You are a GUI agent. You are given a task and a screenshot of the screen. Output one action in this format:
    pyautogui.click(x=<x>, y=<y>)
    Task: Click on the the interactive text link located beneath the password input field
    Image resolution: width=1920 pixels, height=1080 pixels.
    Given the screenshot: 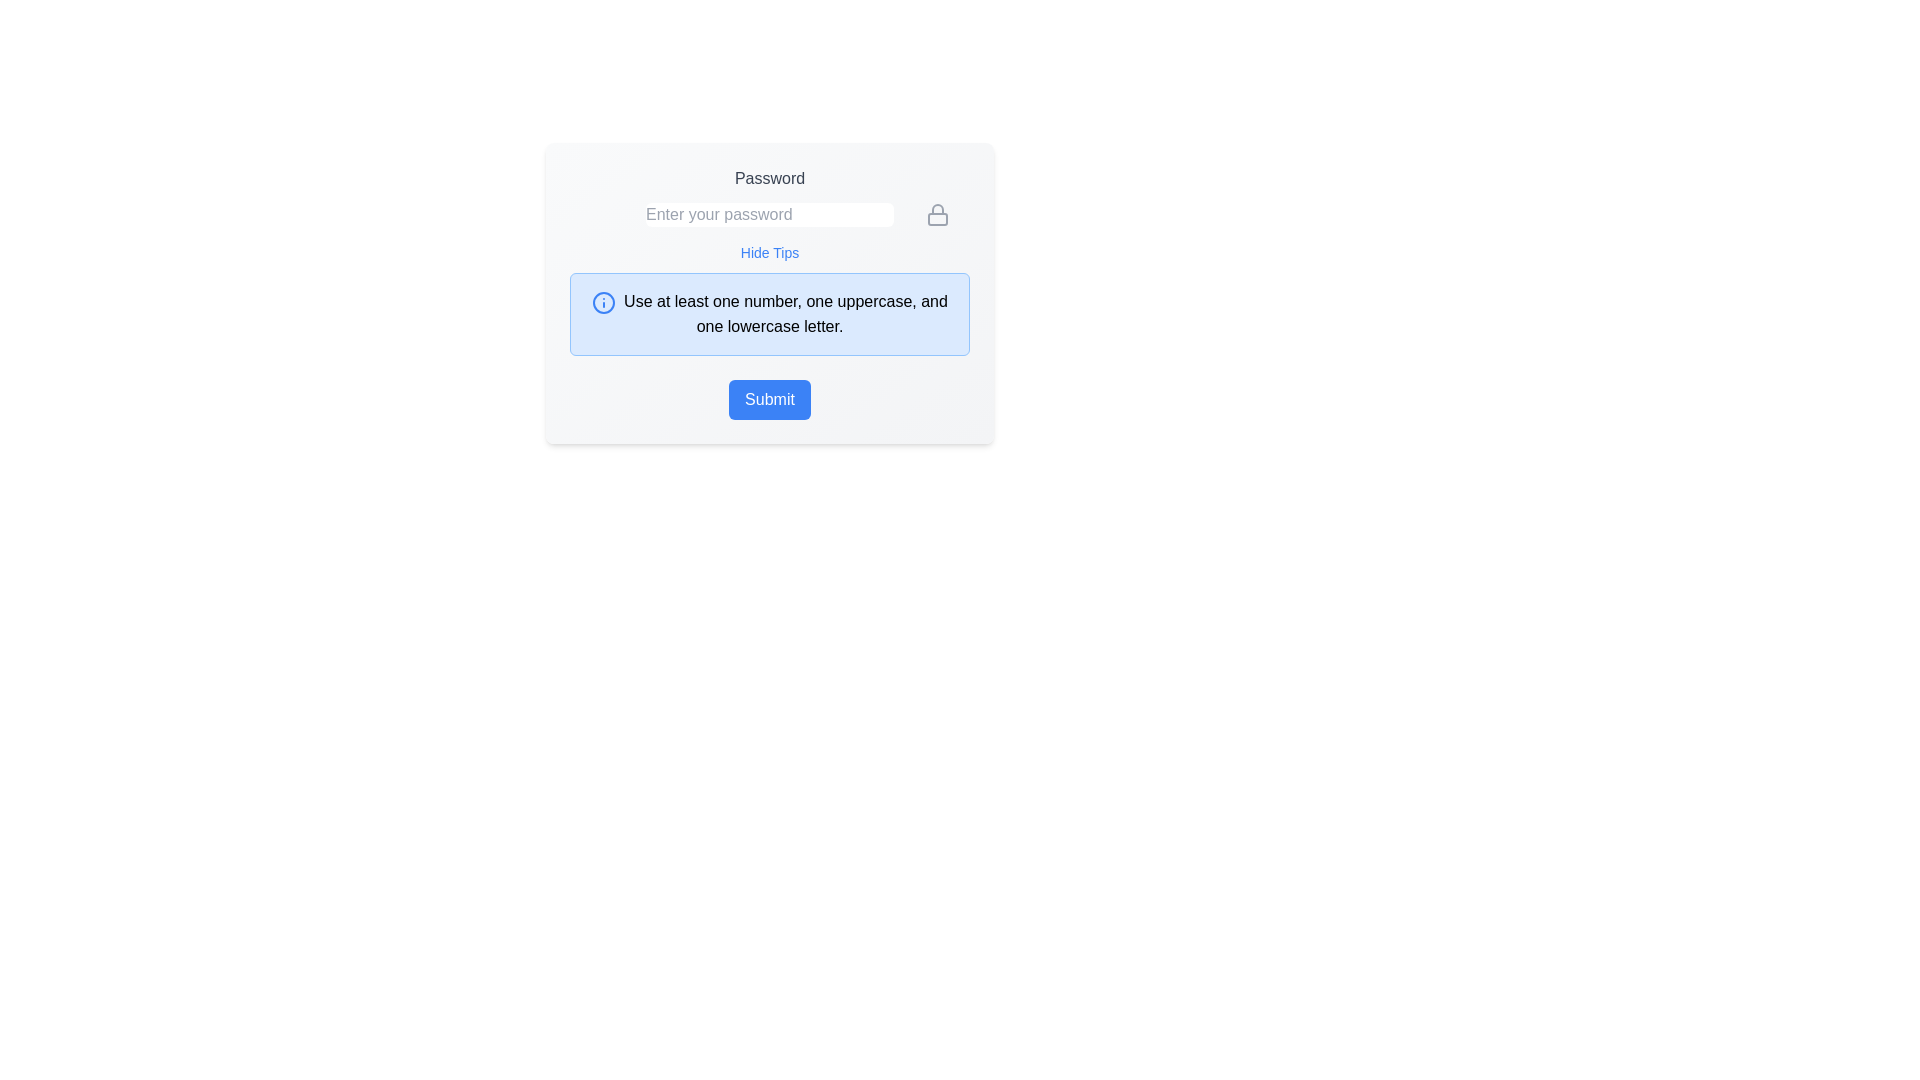 What is the action you would take?
    pyautogui.click(x=768, y=252)
    